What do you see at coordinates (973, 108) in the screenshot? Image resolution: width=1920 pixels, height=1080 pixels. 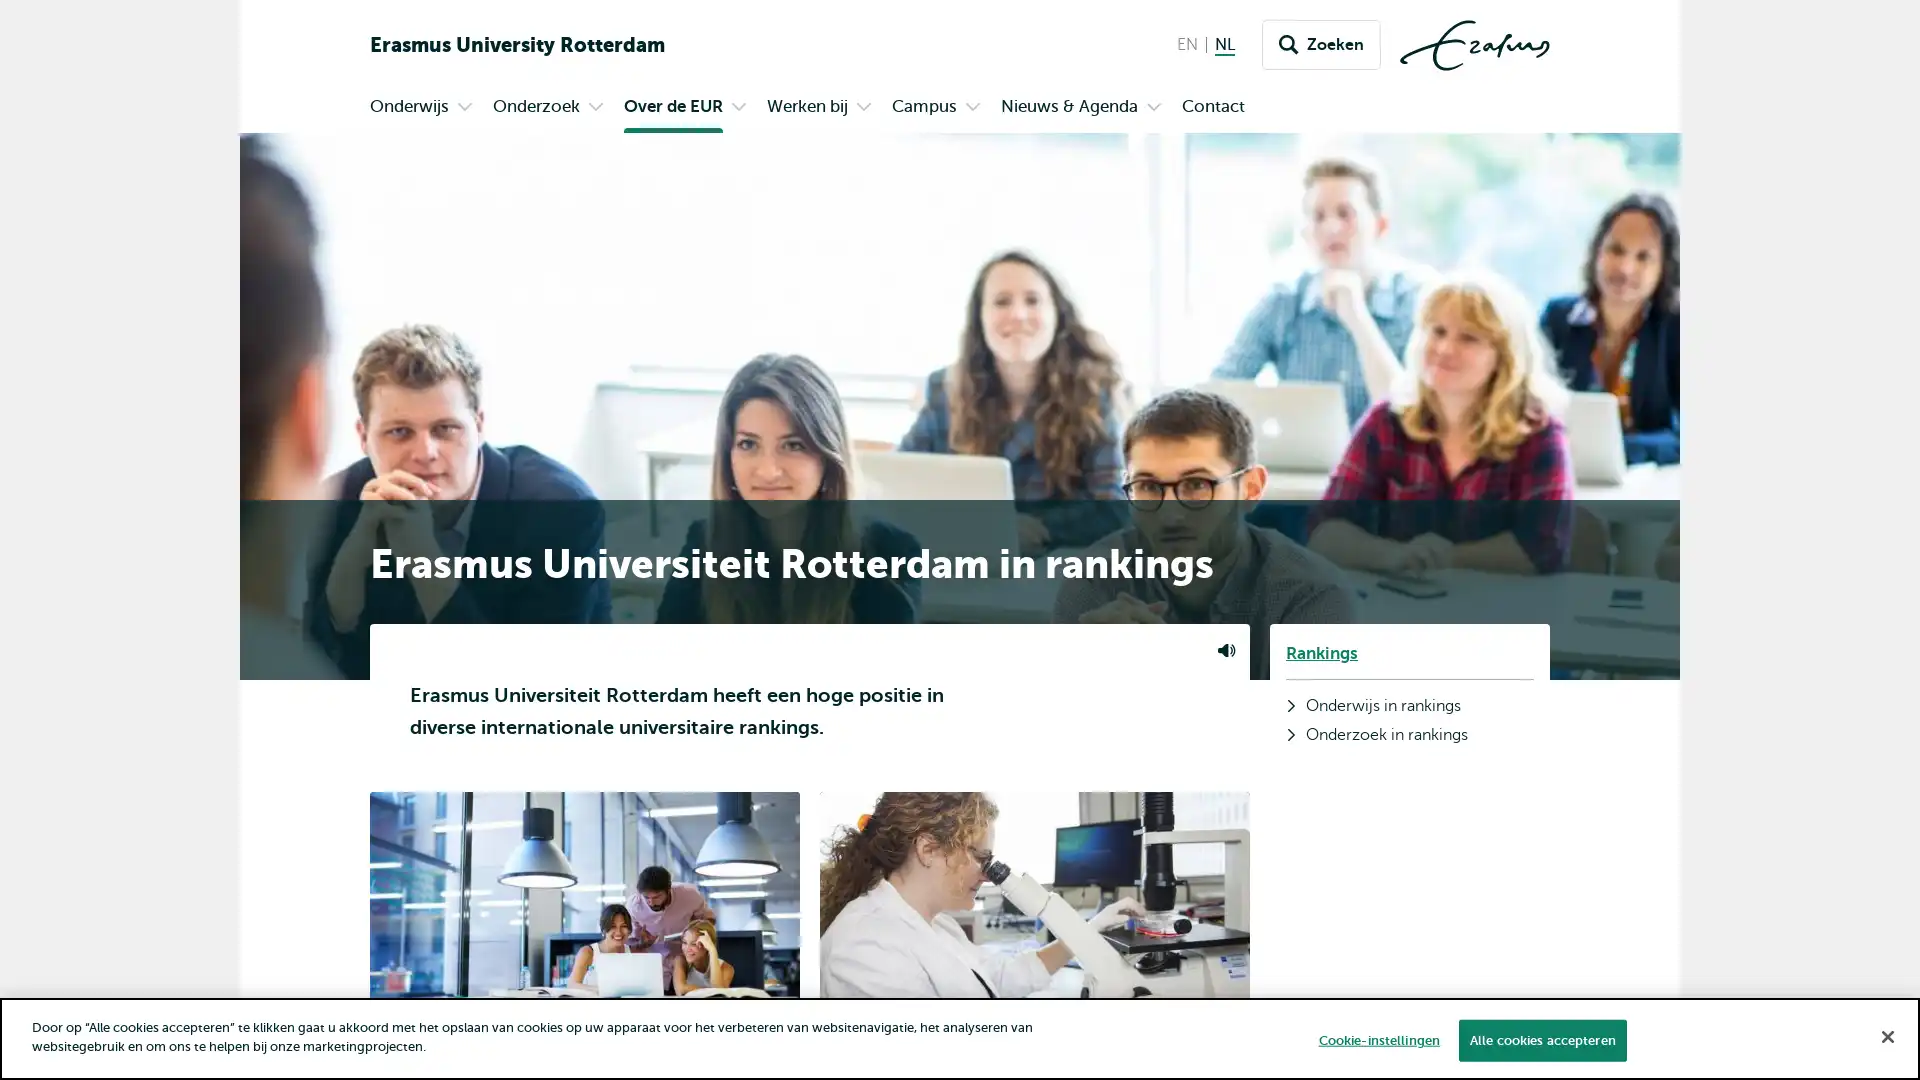 I see `Open submenu` at bounding box center [973, 108].